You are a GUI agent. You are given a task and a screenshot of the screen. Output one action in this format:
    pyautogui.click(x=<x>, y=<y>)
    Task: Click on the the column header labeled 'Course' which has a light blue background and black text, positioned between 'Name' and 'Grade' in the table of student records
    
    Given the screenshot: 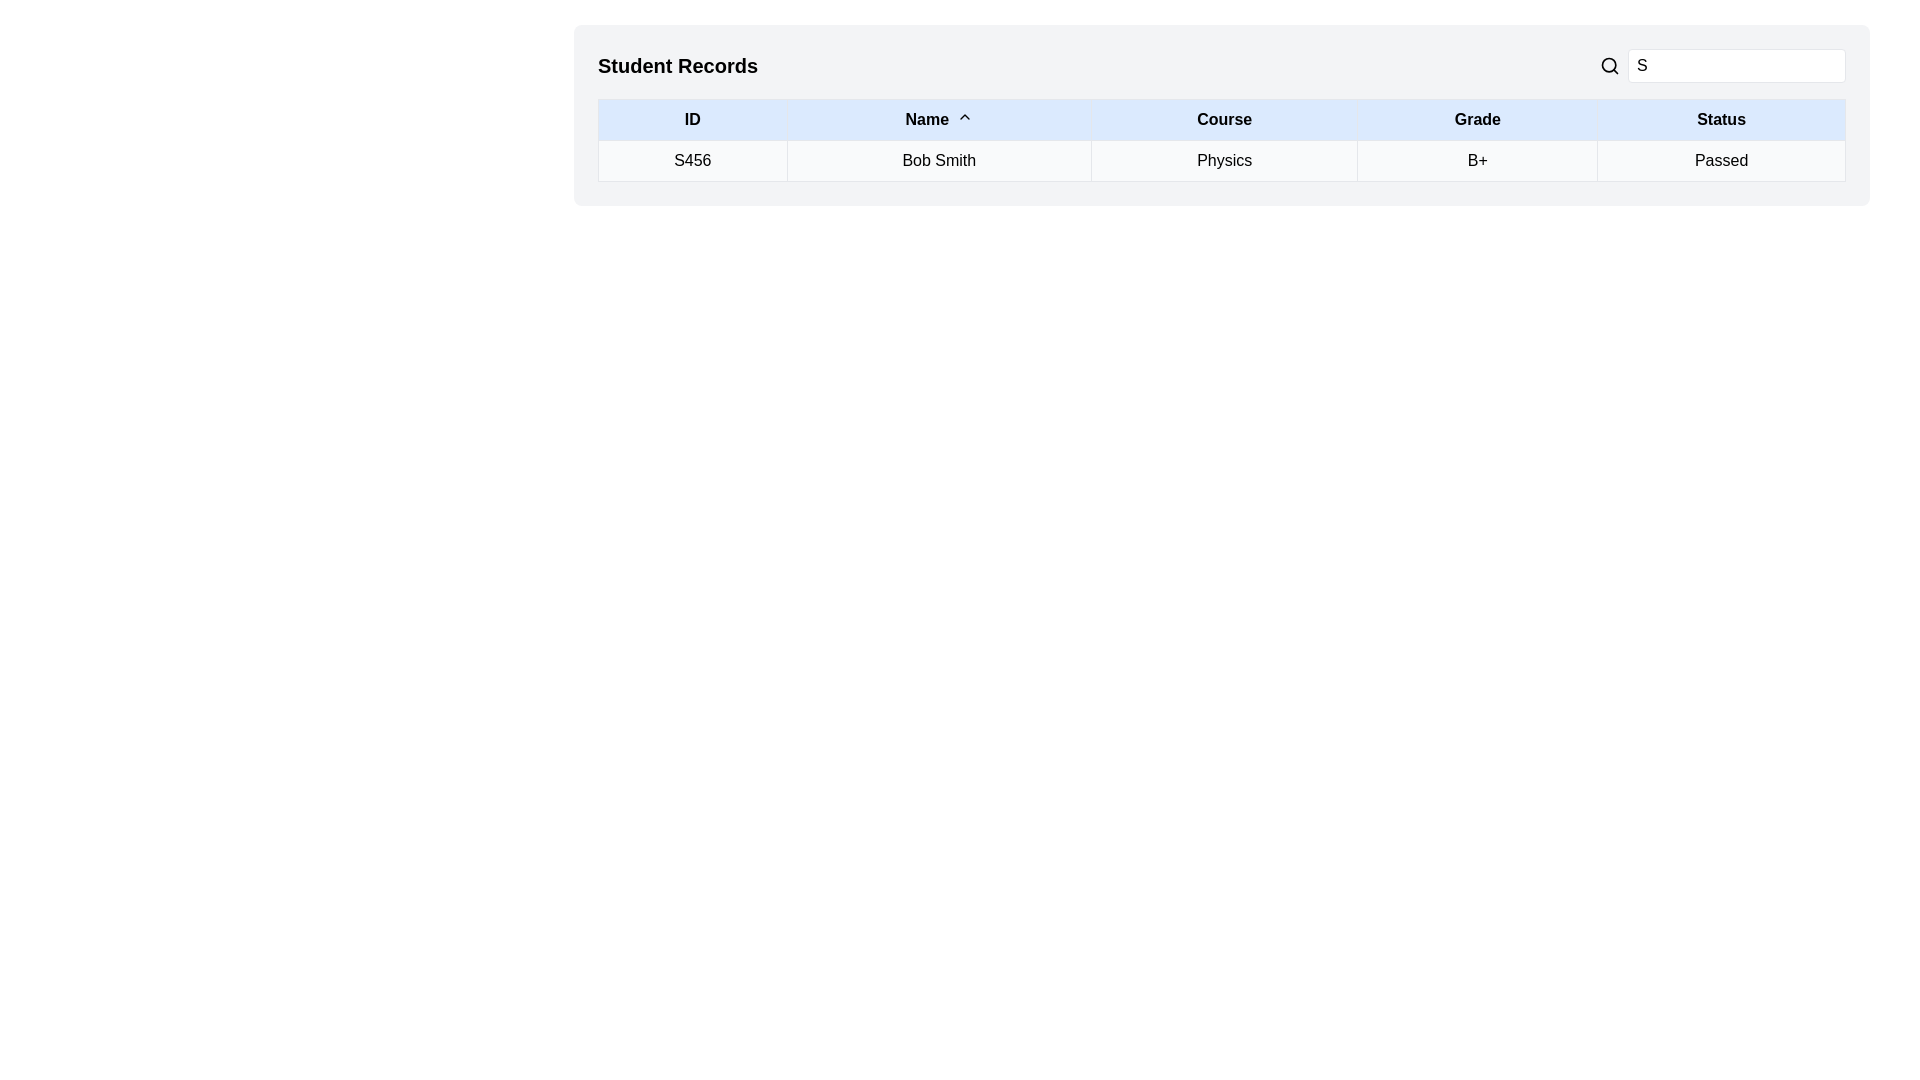 What is the action you would take?
    pyautogui.click(x=1223, y=119)
    